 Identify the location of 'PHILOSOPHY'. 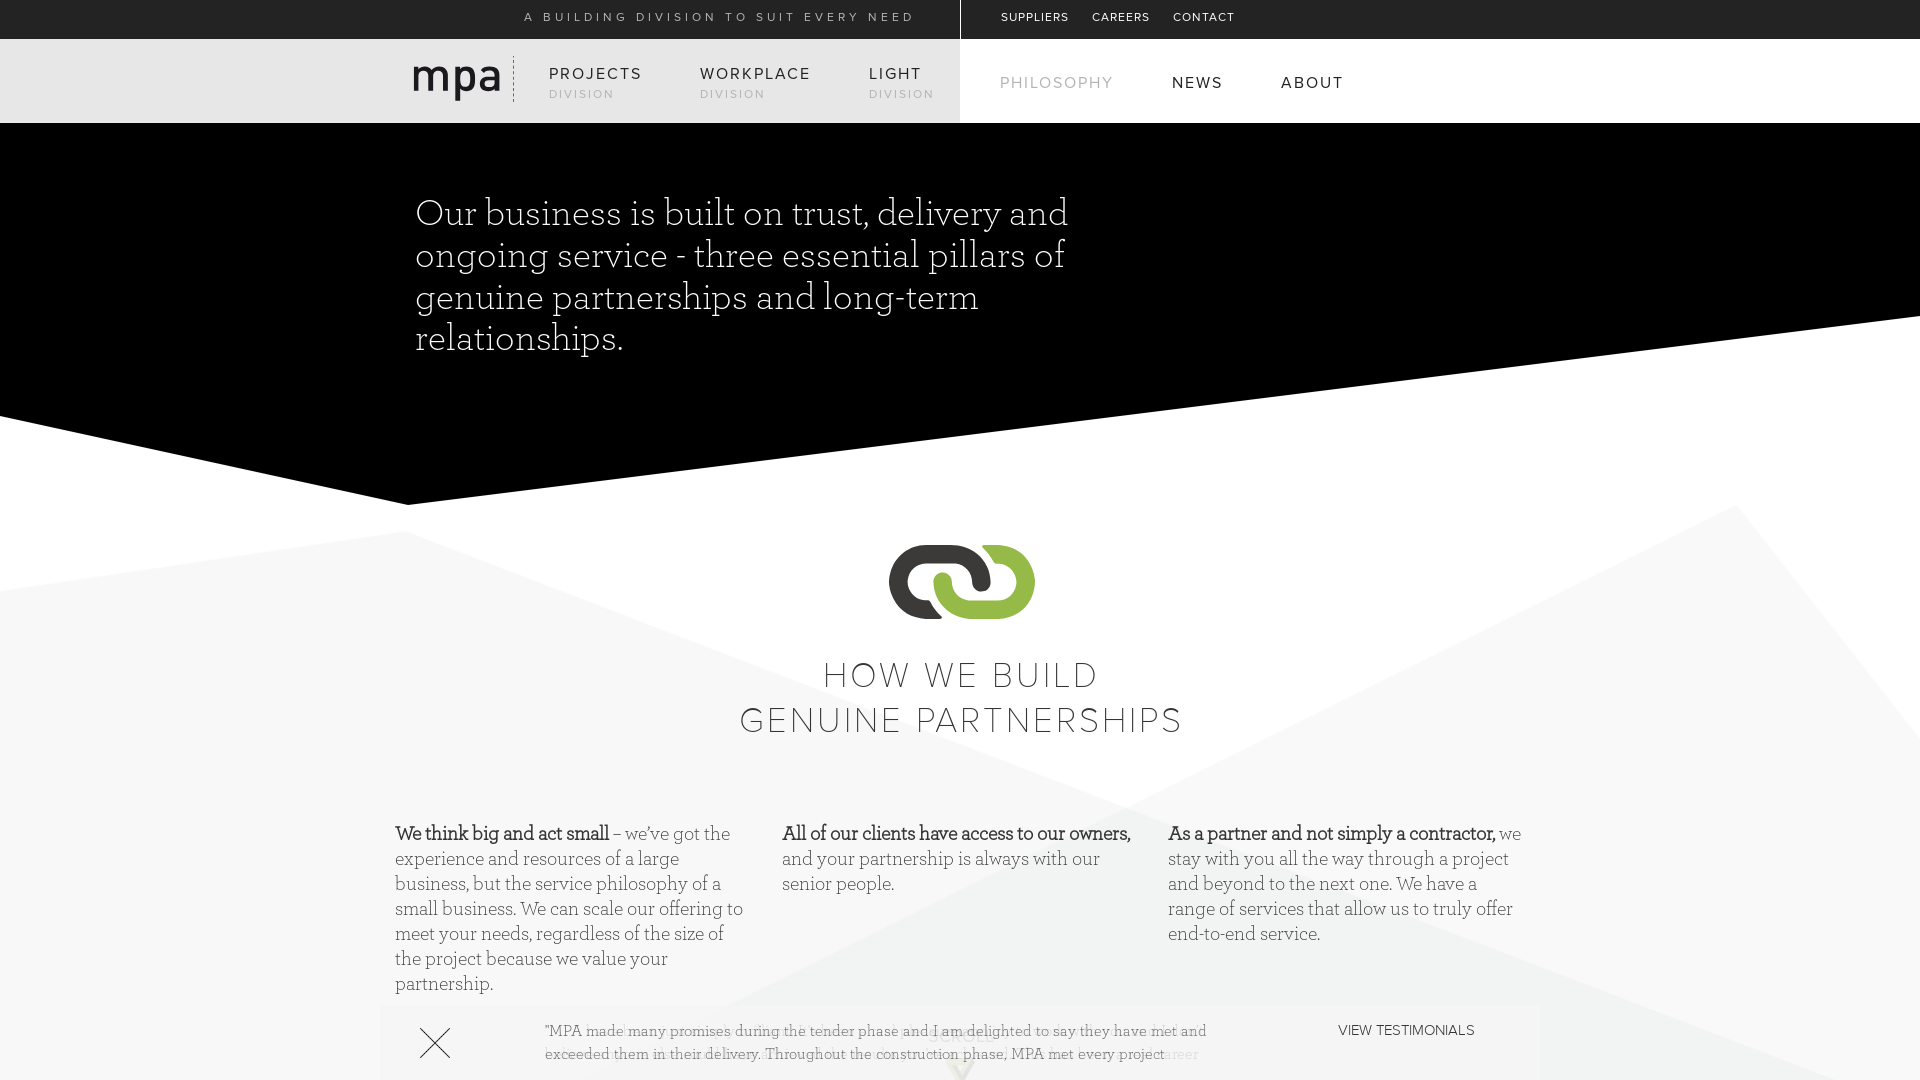
(999, 82).